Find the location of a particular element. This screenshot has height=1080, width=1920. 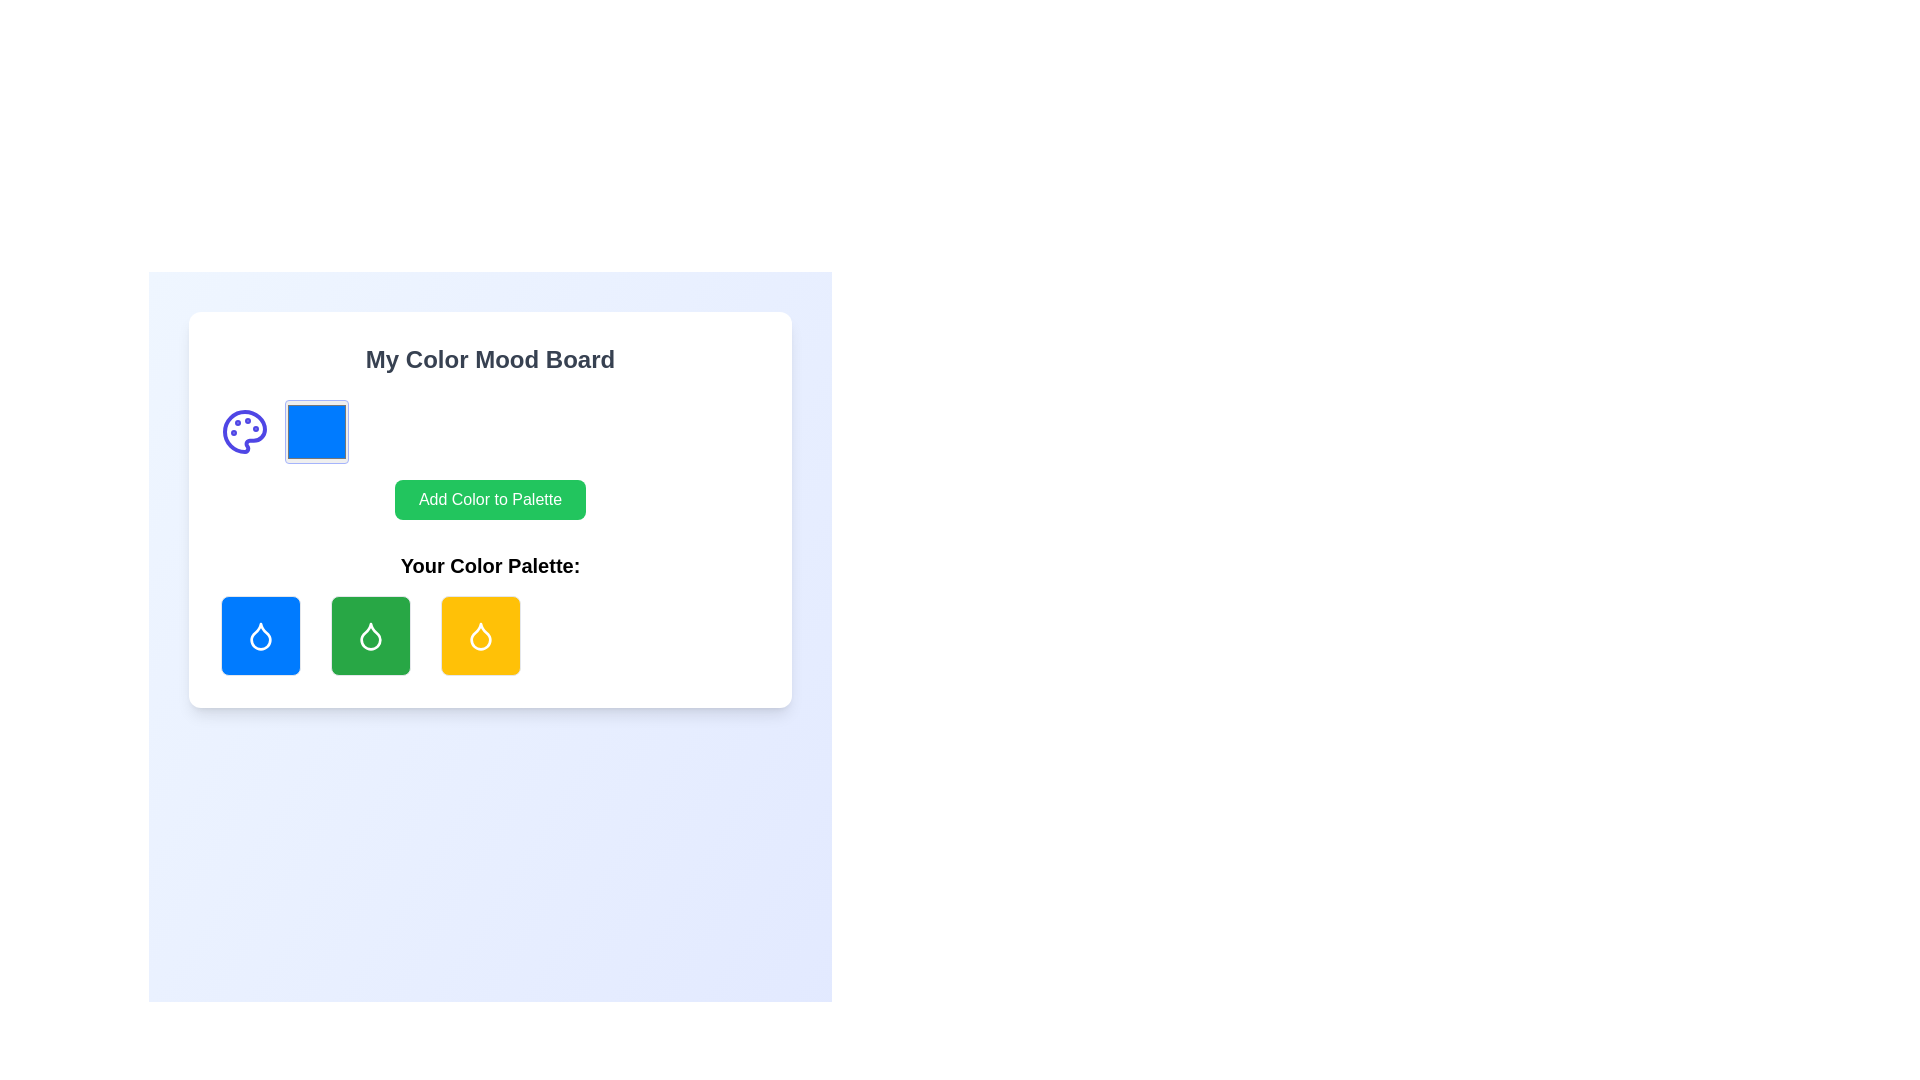

the droplet icon, which is the third icon in a row at the bottom of the 'Your Color Palette' area is located at coordinates (481, 636).